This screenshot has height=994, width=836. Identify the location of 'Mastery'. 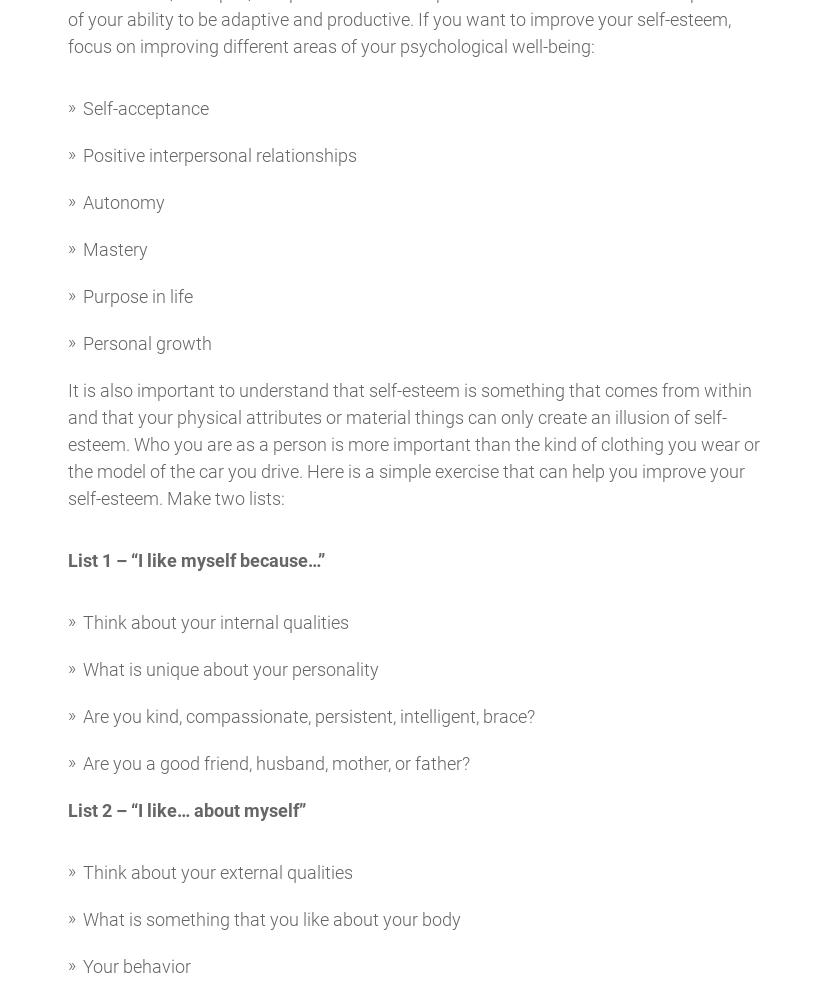
(114, 248).